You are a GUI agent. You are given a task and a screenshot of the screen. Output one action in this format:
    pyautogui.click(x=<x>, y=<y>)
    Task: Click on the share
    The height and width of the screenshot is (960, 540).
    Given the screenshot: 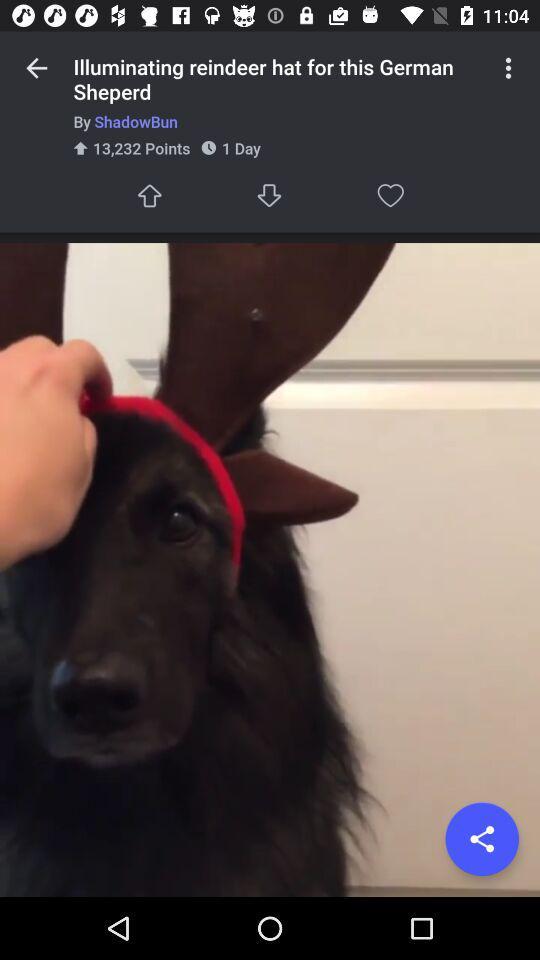 What is the action you would take?
    pyautogui.click(x=481, y=839)
    